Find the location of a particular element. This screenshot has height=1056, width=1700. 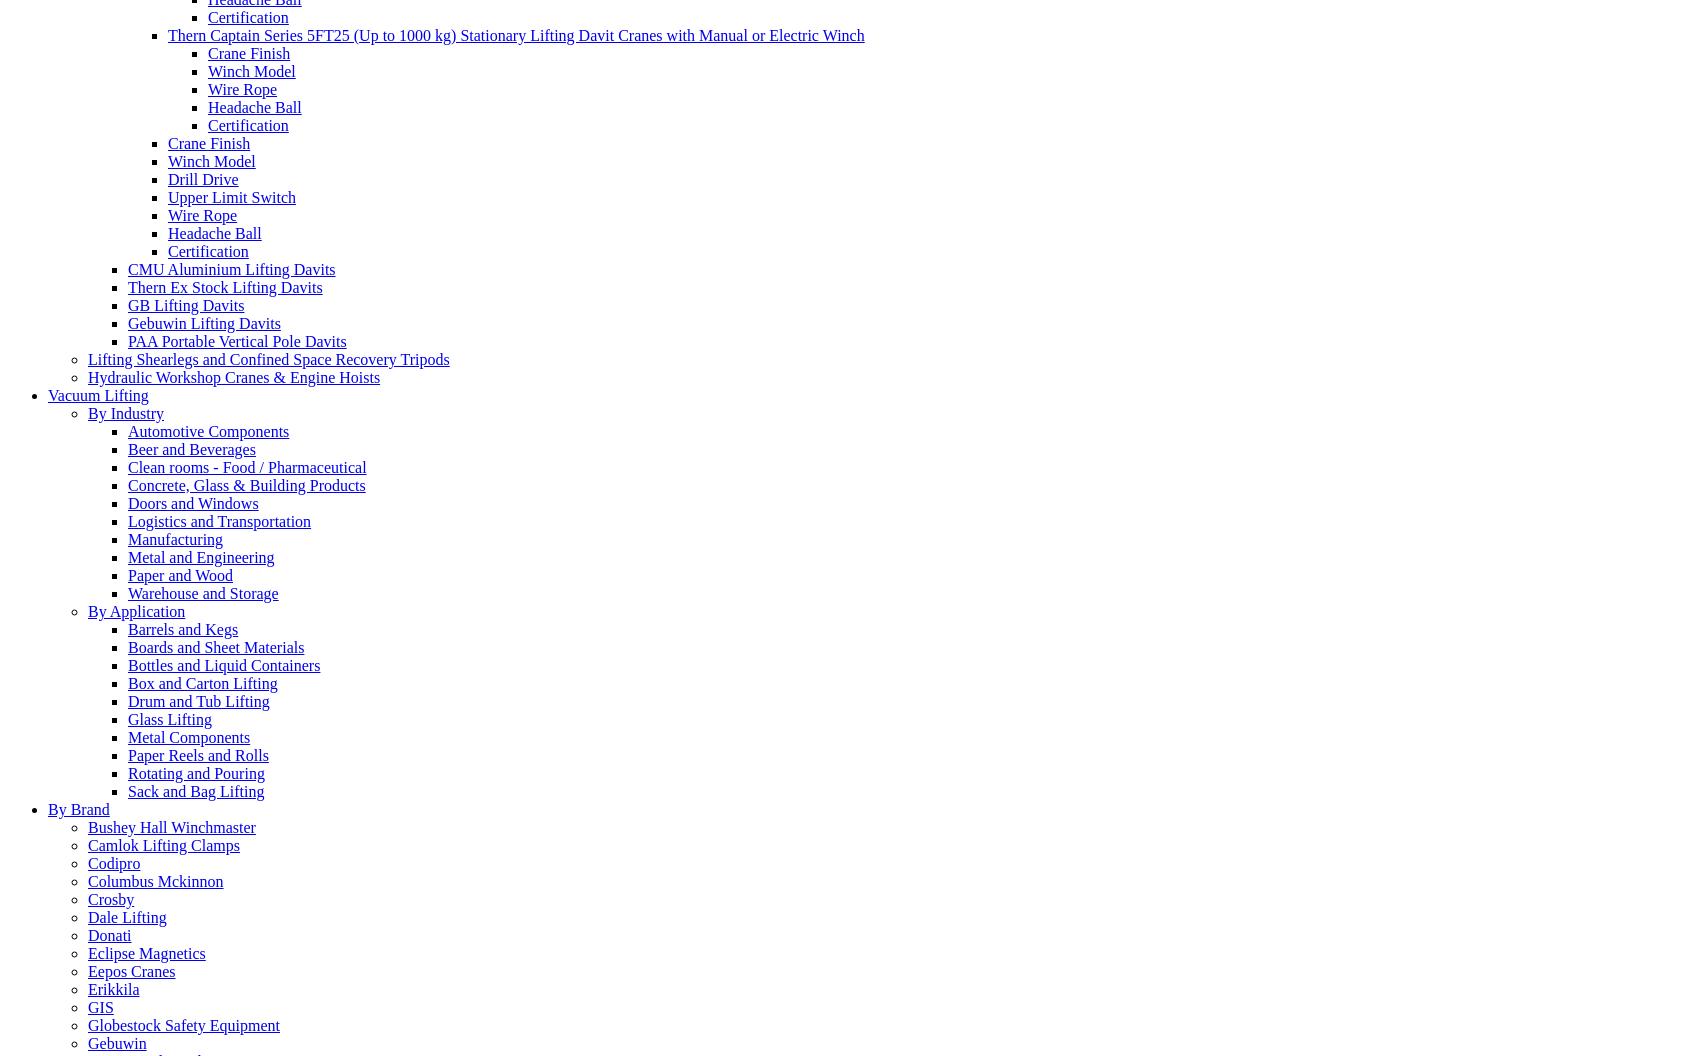

'Warehouse and Storage' is located at coordinates (201, 592).